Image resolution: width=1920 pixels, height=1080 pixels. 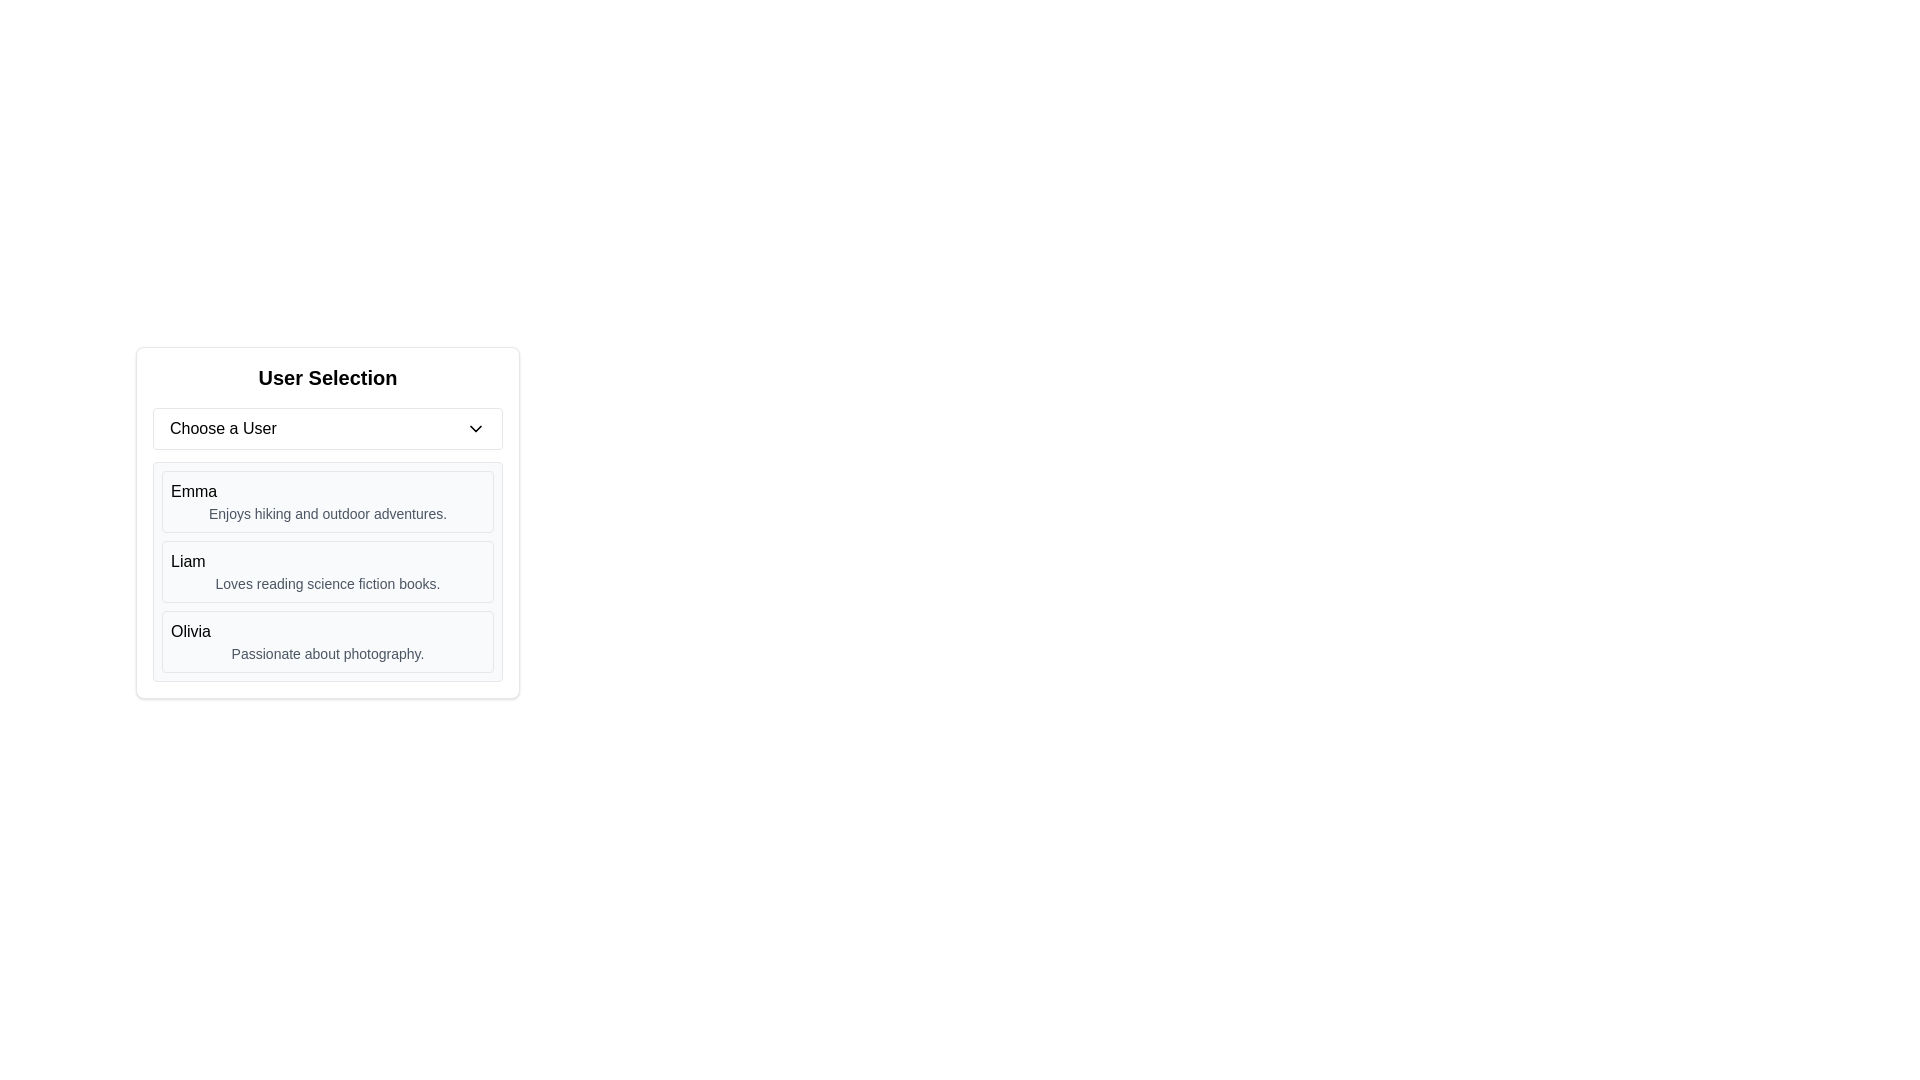 I want to click on the text display area representing Olivia, the last entry in the user list, so click(x=327, y=641).